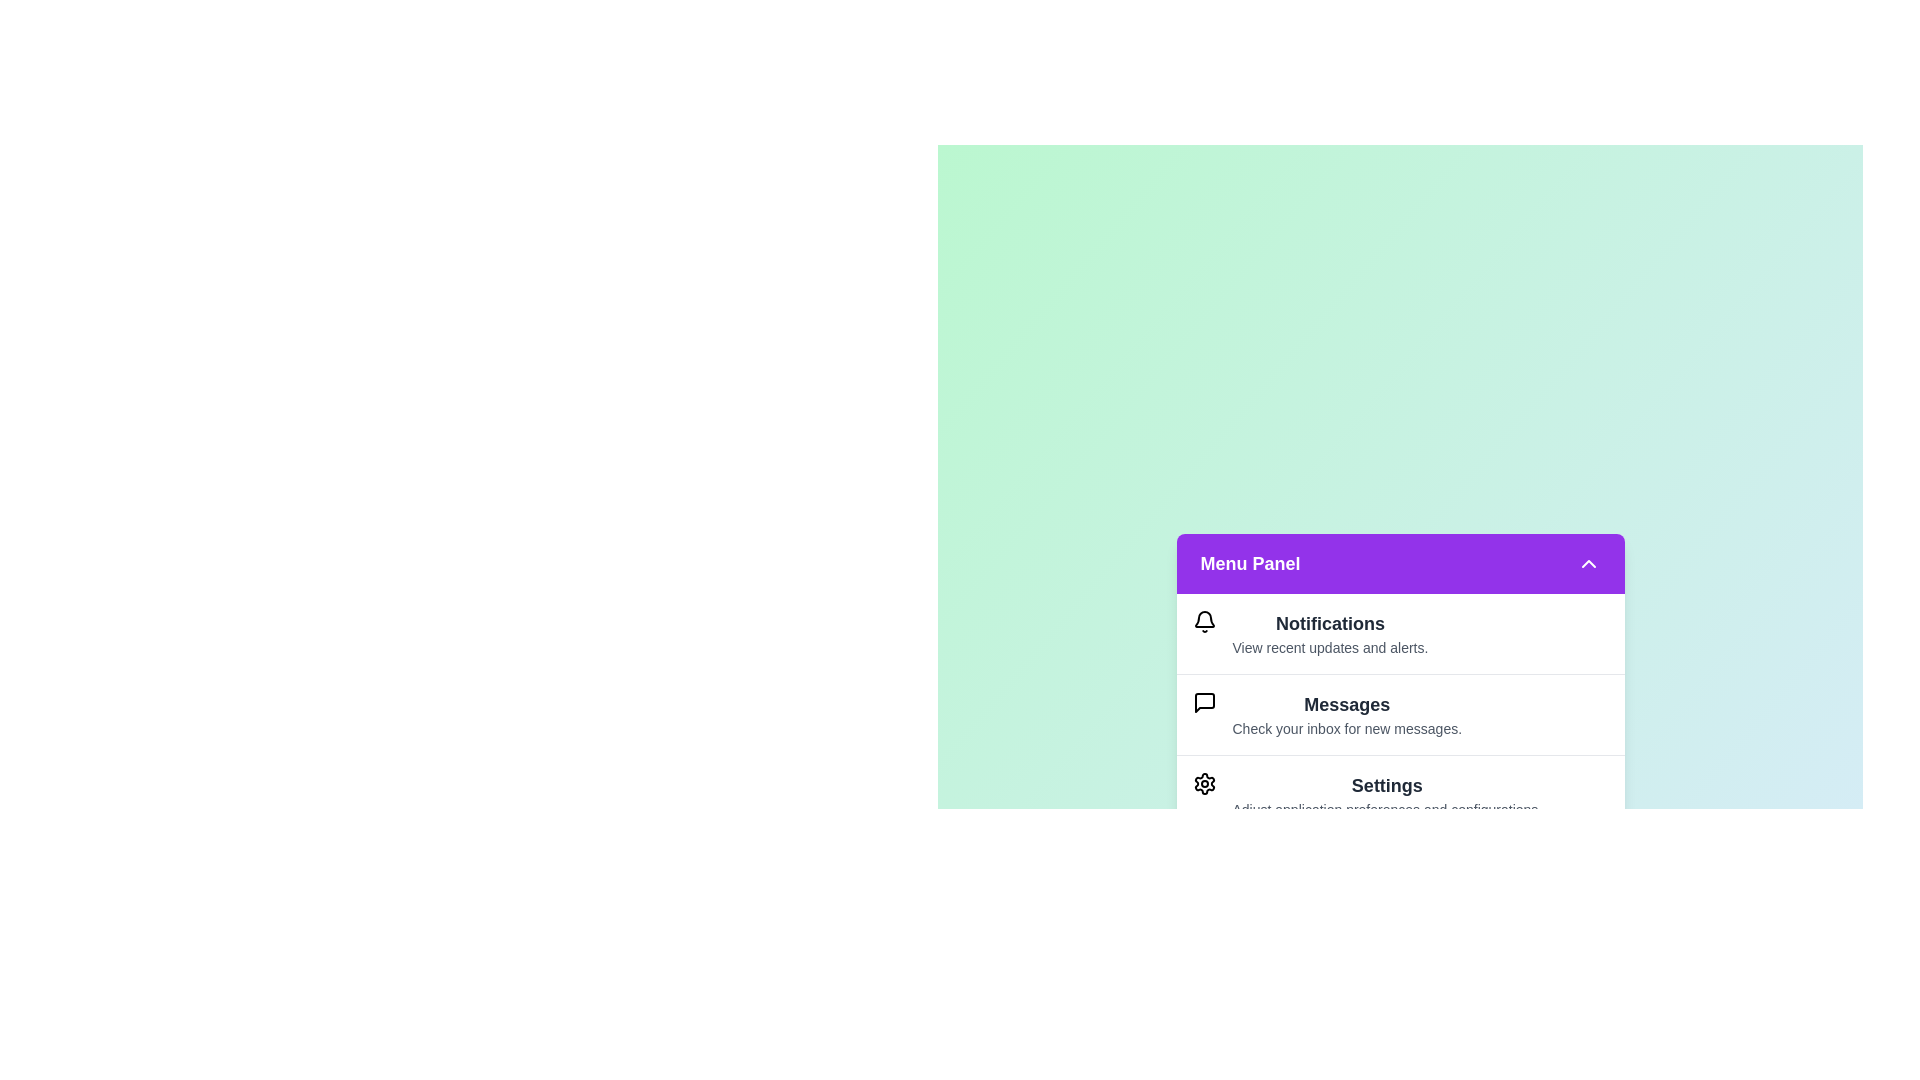  Describe the element at coordinates (1399, 633) in the screenshot. I see `the menu item Notifications from the list` at that location.